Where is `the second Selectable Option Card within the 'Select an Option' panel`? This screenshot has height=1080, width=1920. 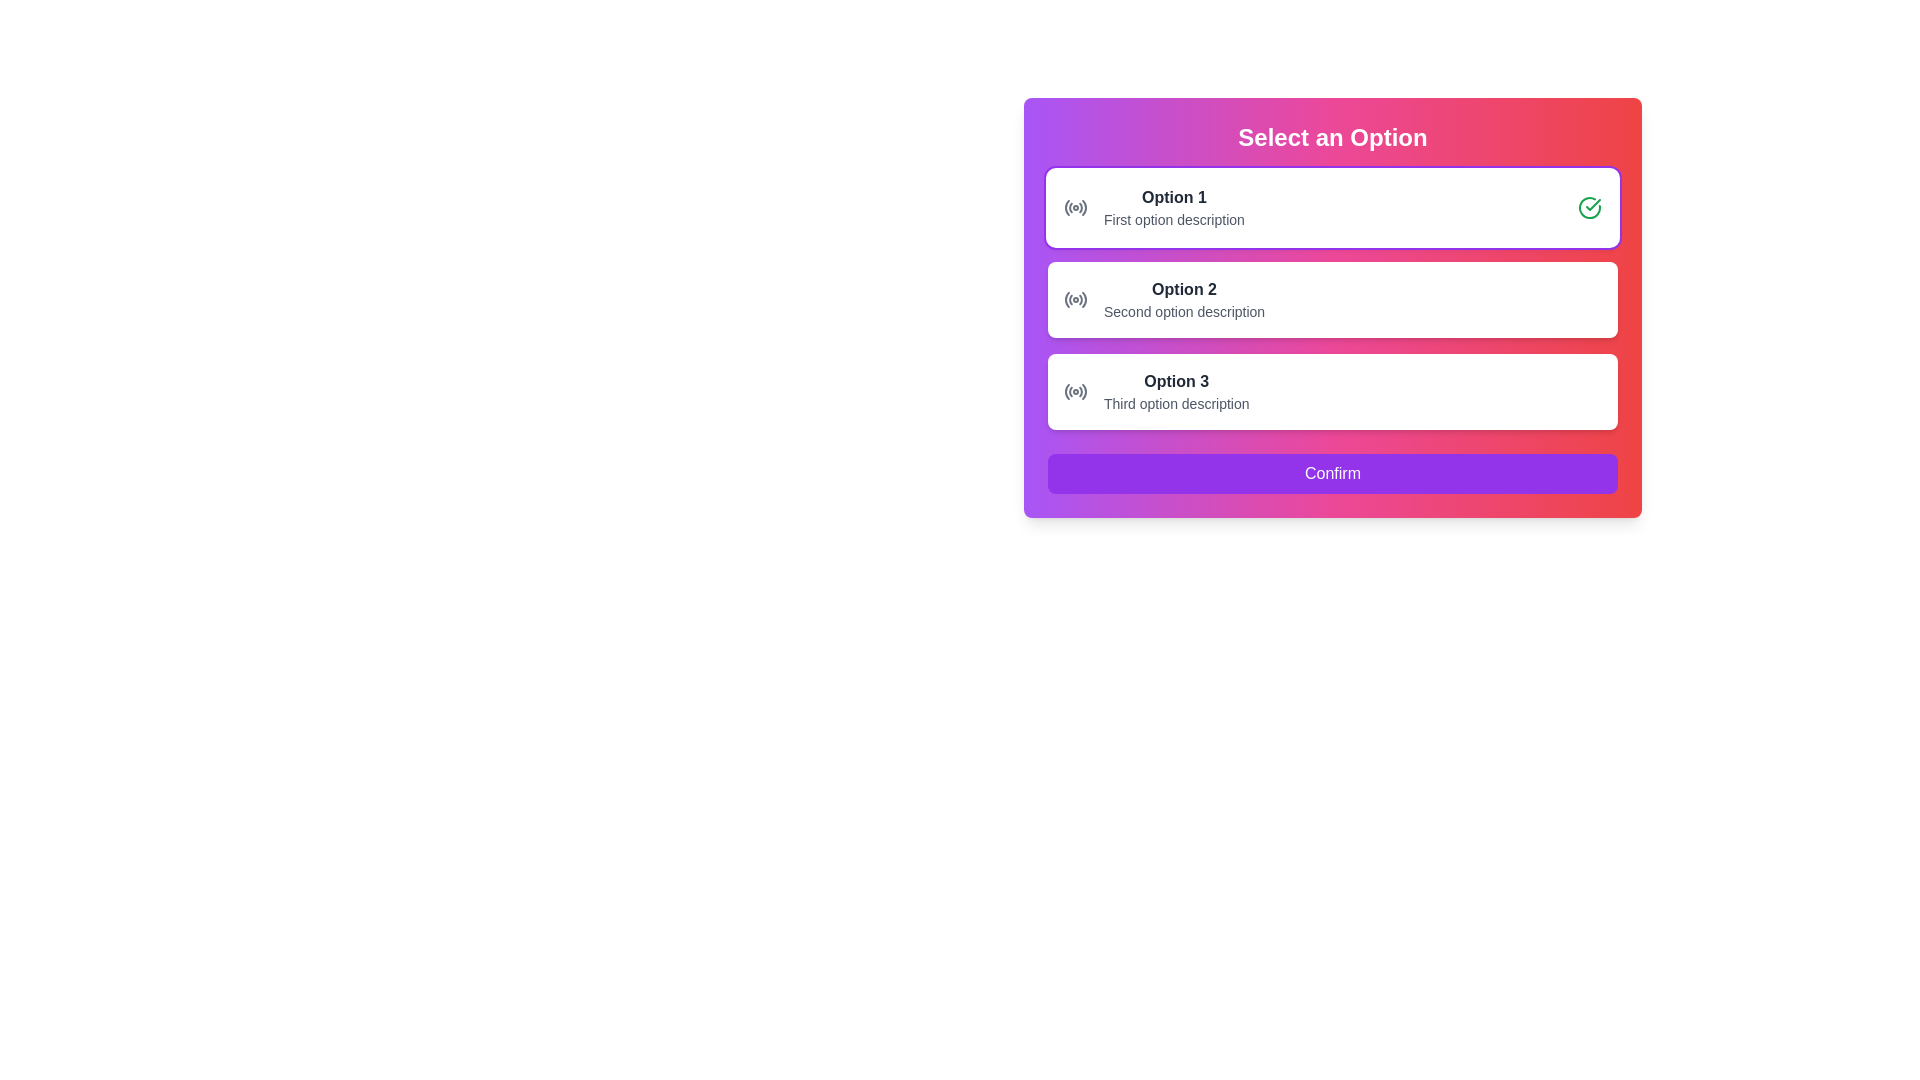
the second Selectable Option Card within the 'Select an Option' panel is located at coordinates (1333, 300).